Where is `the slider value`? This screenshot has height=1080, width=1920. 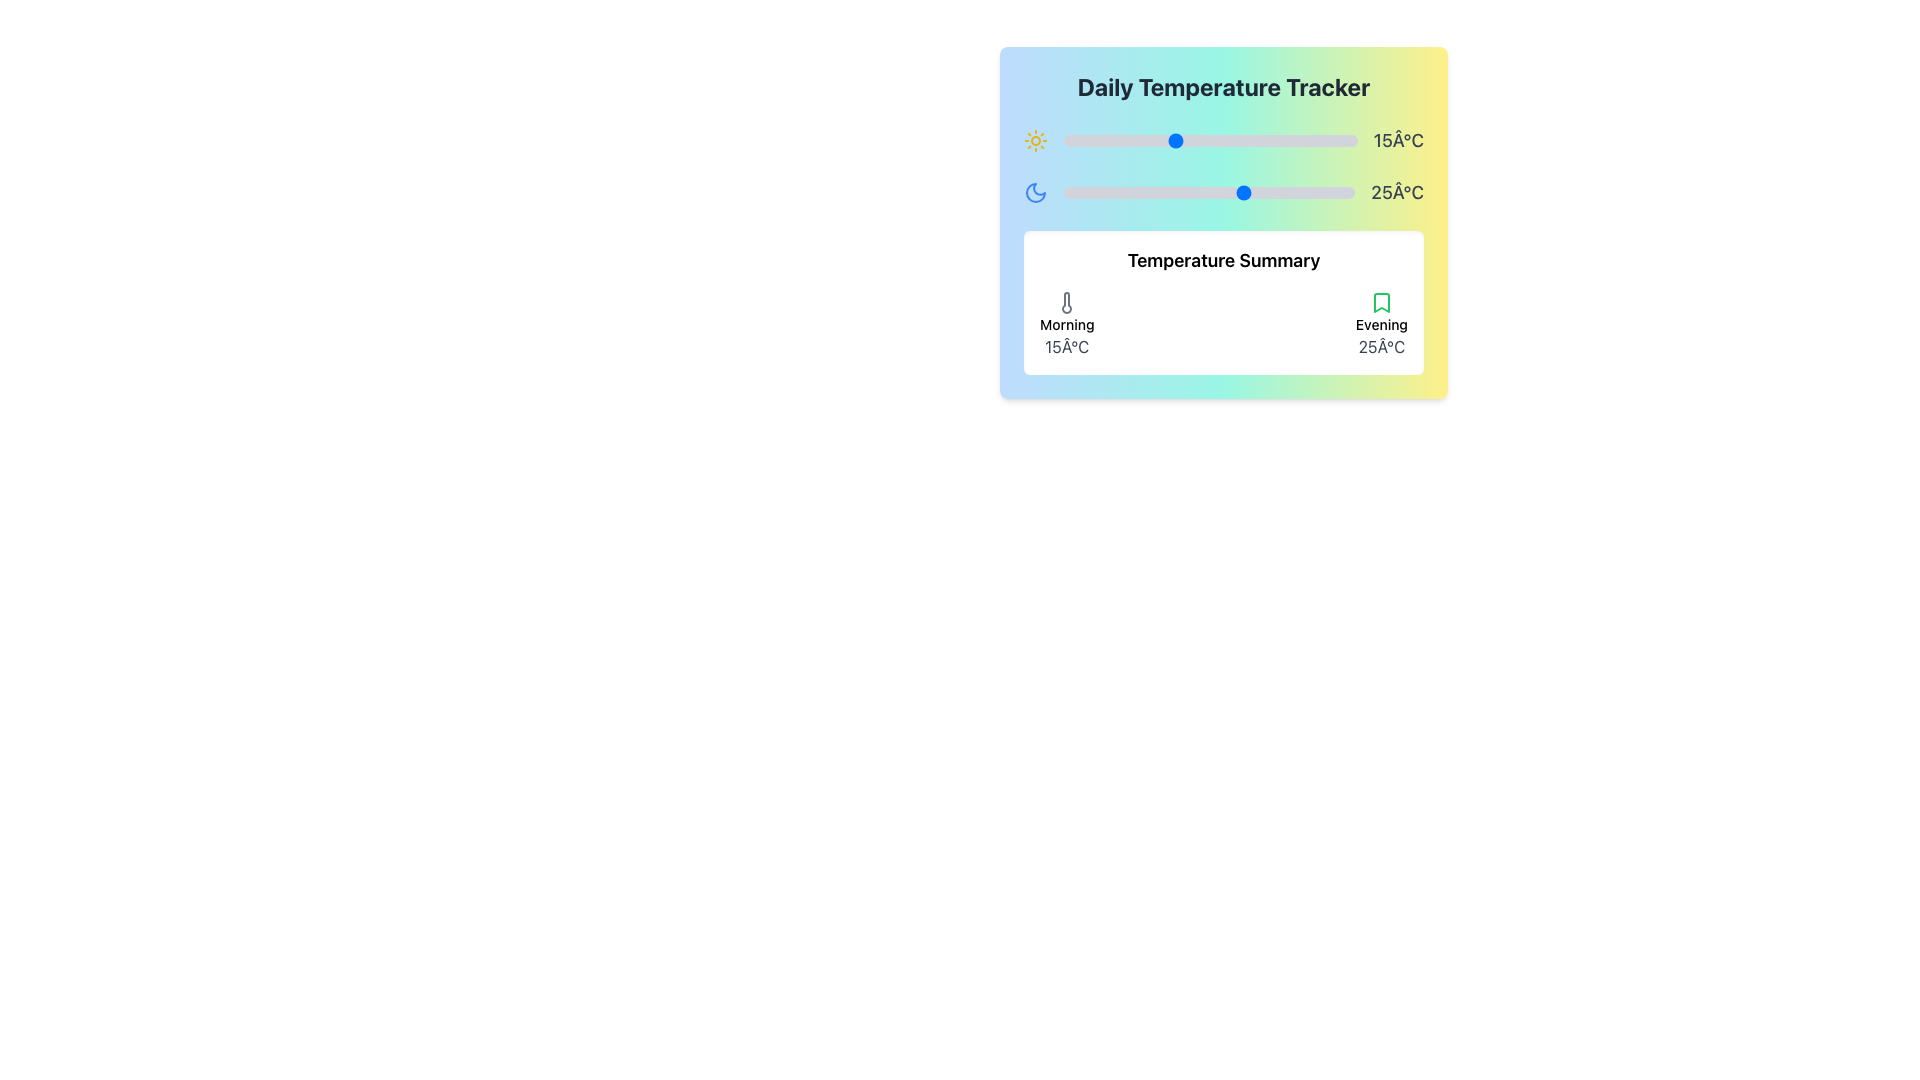
the slider value is located at coordinates (1296, 192).